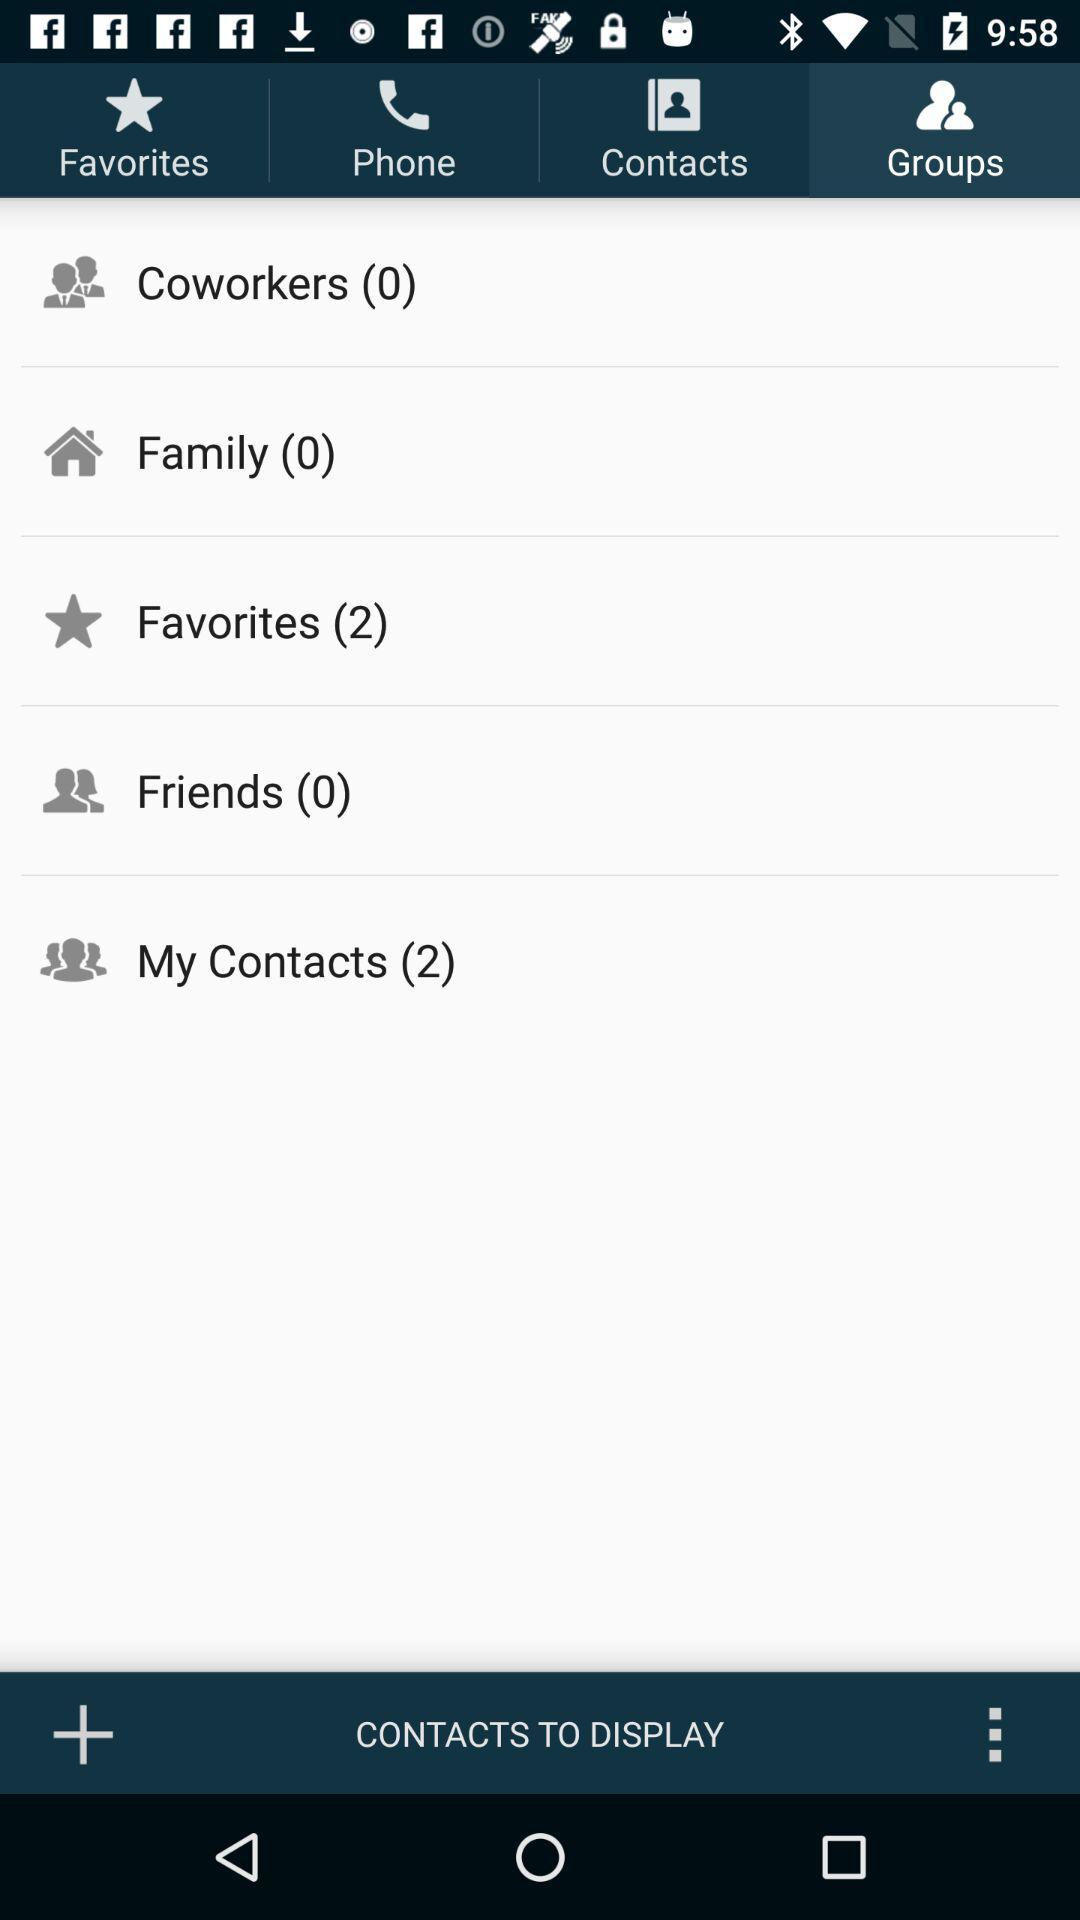 Image resolution: width=1080 pixels, height=1920 pixels. What do you see at coordinates (83, 1732) in the screenshot?
I see `the item at the bottom left corner` at bounding box center [83, 1732].